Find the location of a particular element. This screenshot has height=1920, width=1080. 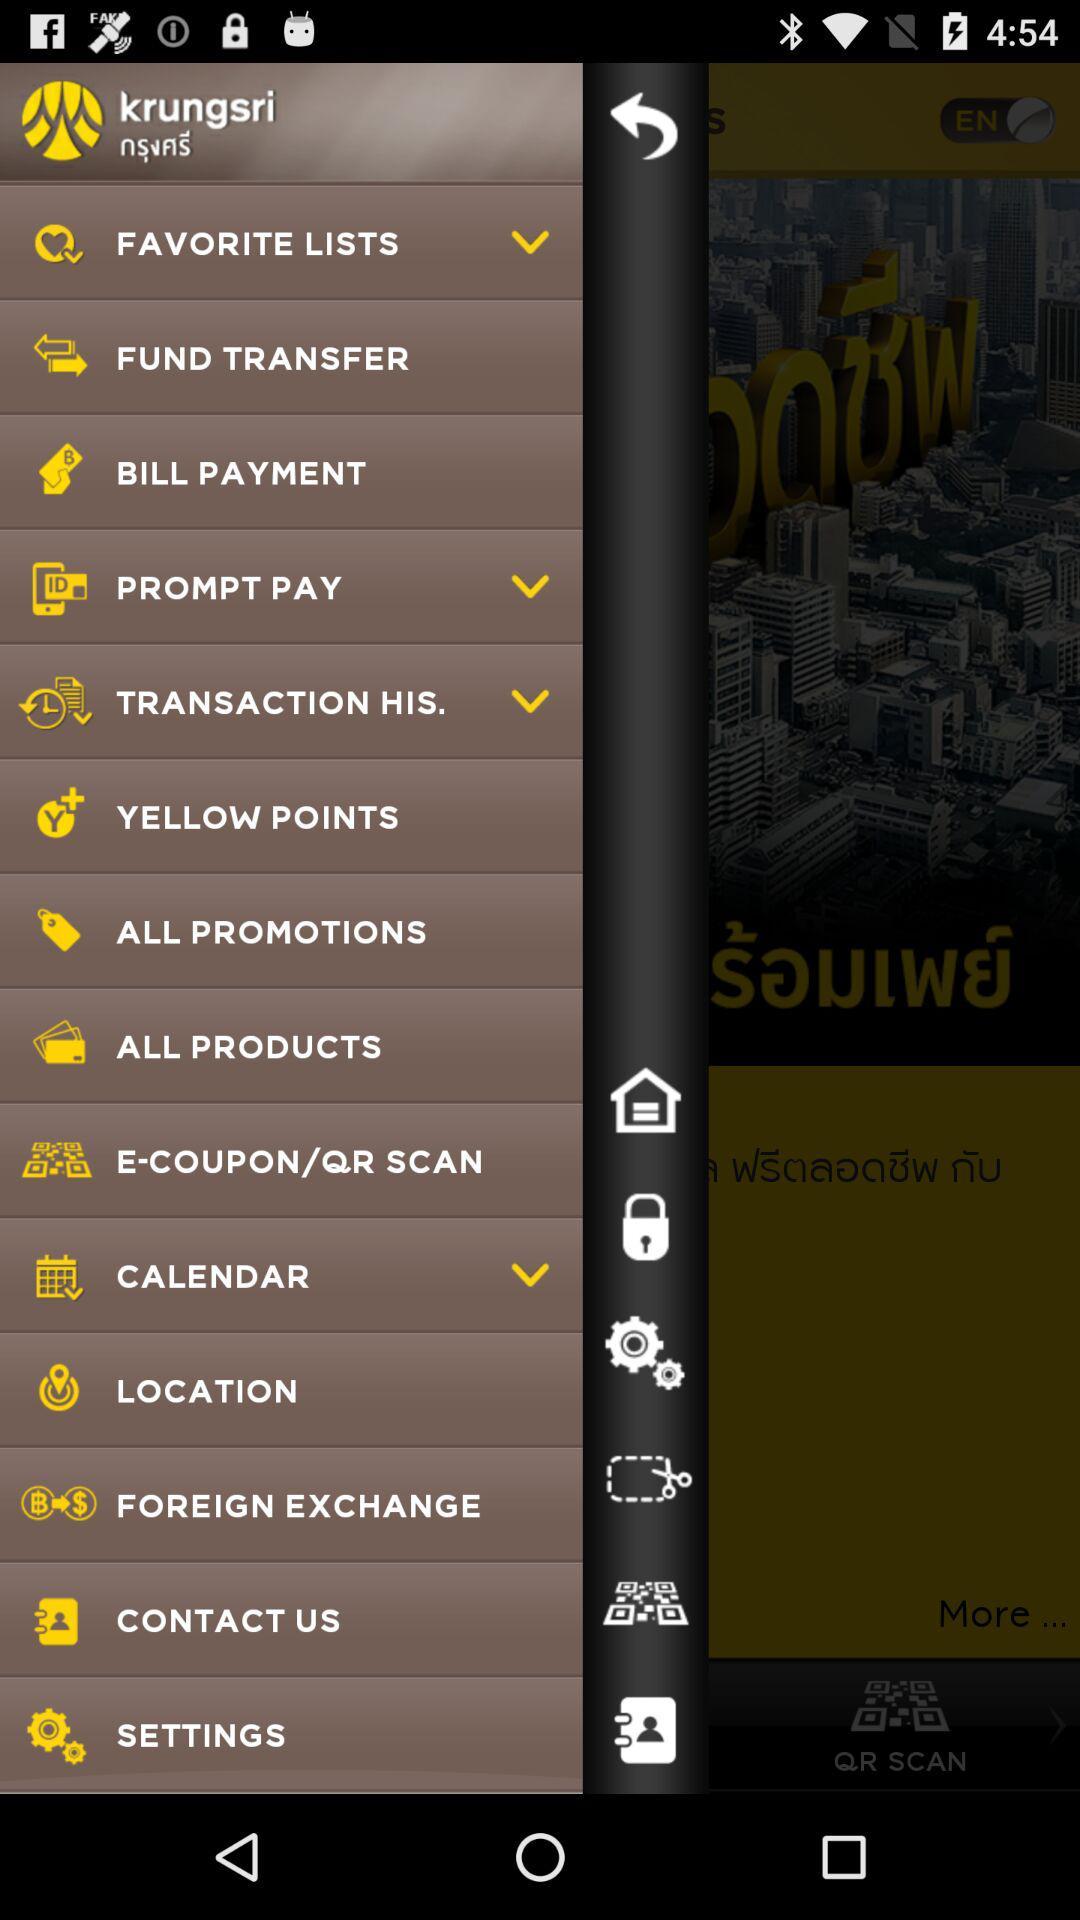

settings is located at coordinates (645, 1353).